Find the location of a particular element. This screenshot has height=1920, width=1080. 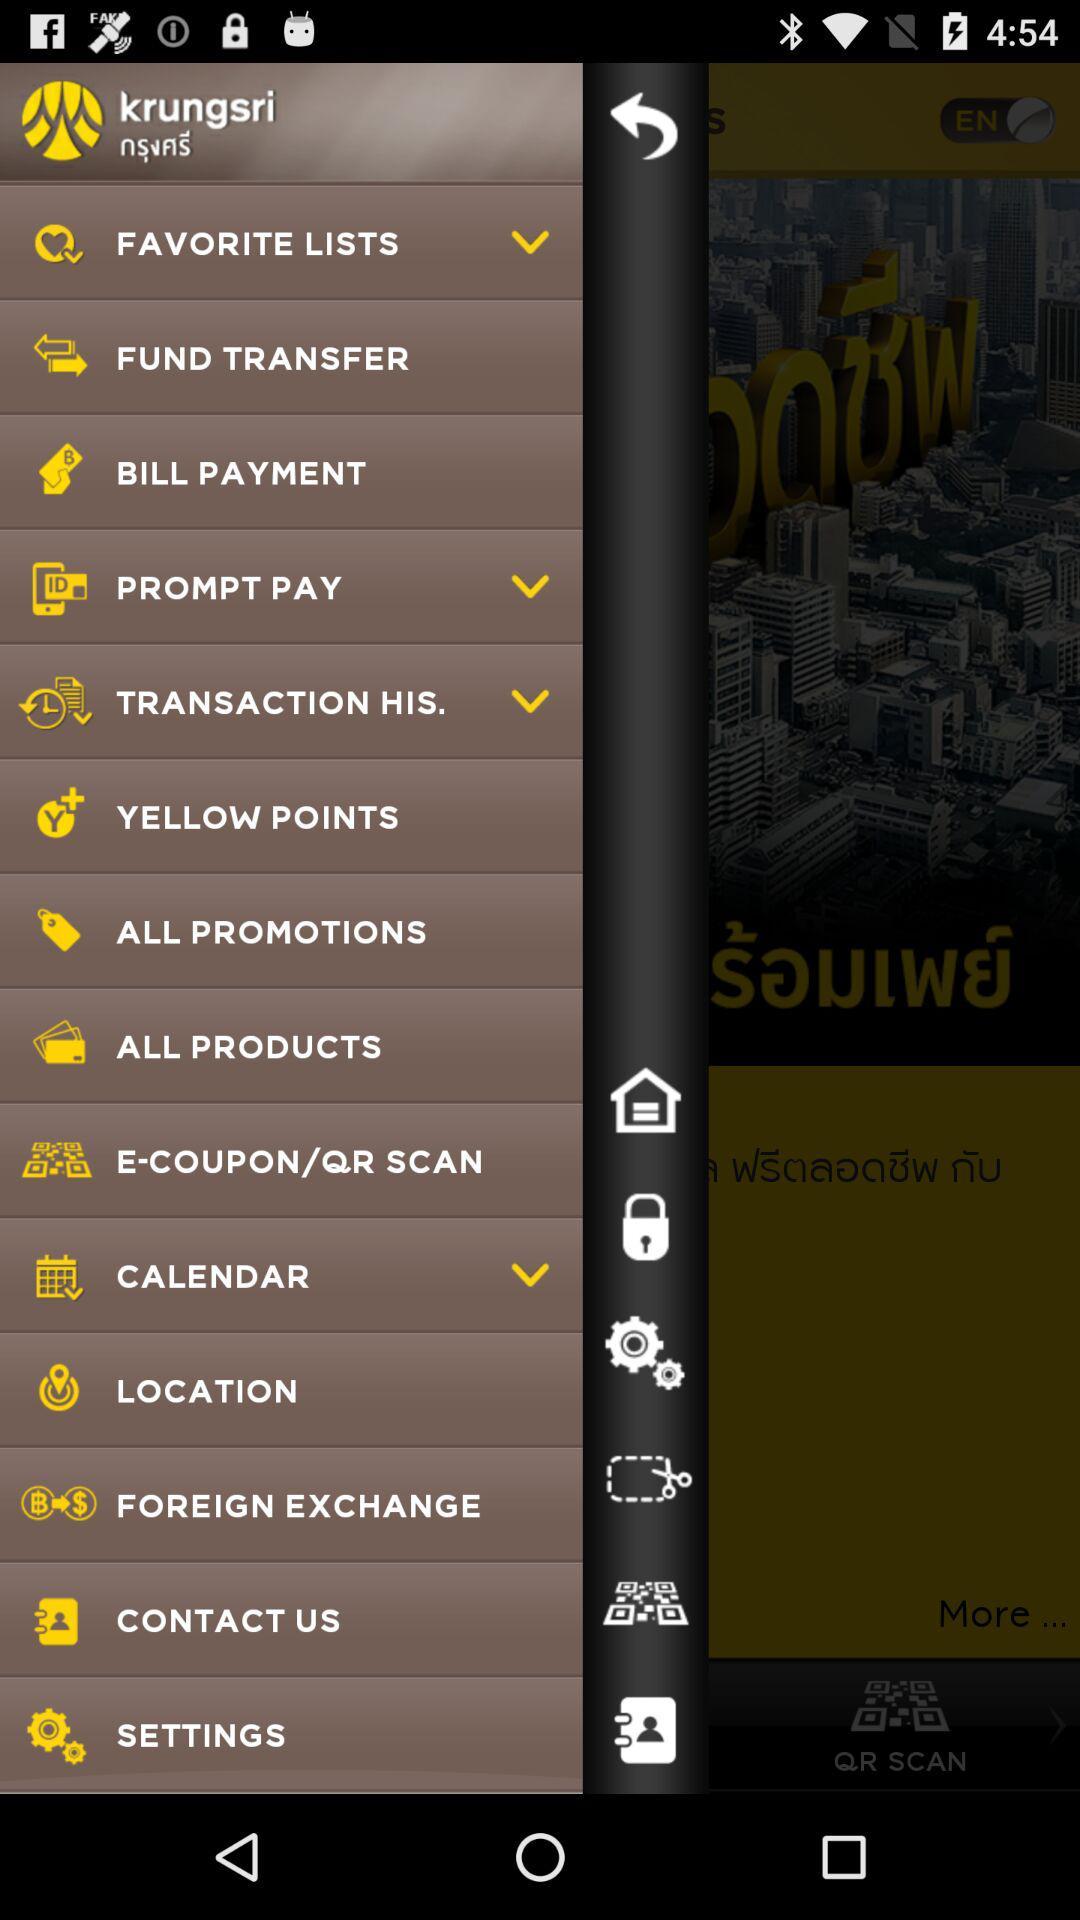

settings is located at coordinates (645, 1353).